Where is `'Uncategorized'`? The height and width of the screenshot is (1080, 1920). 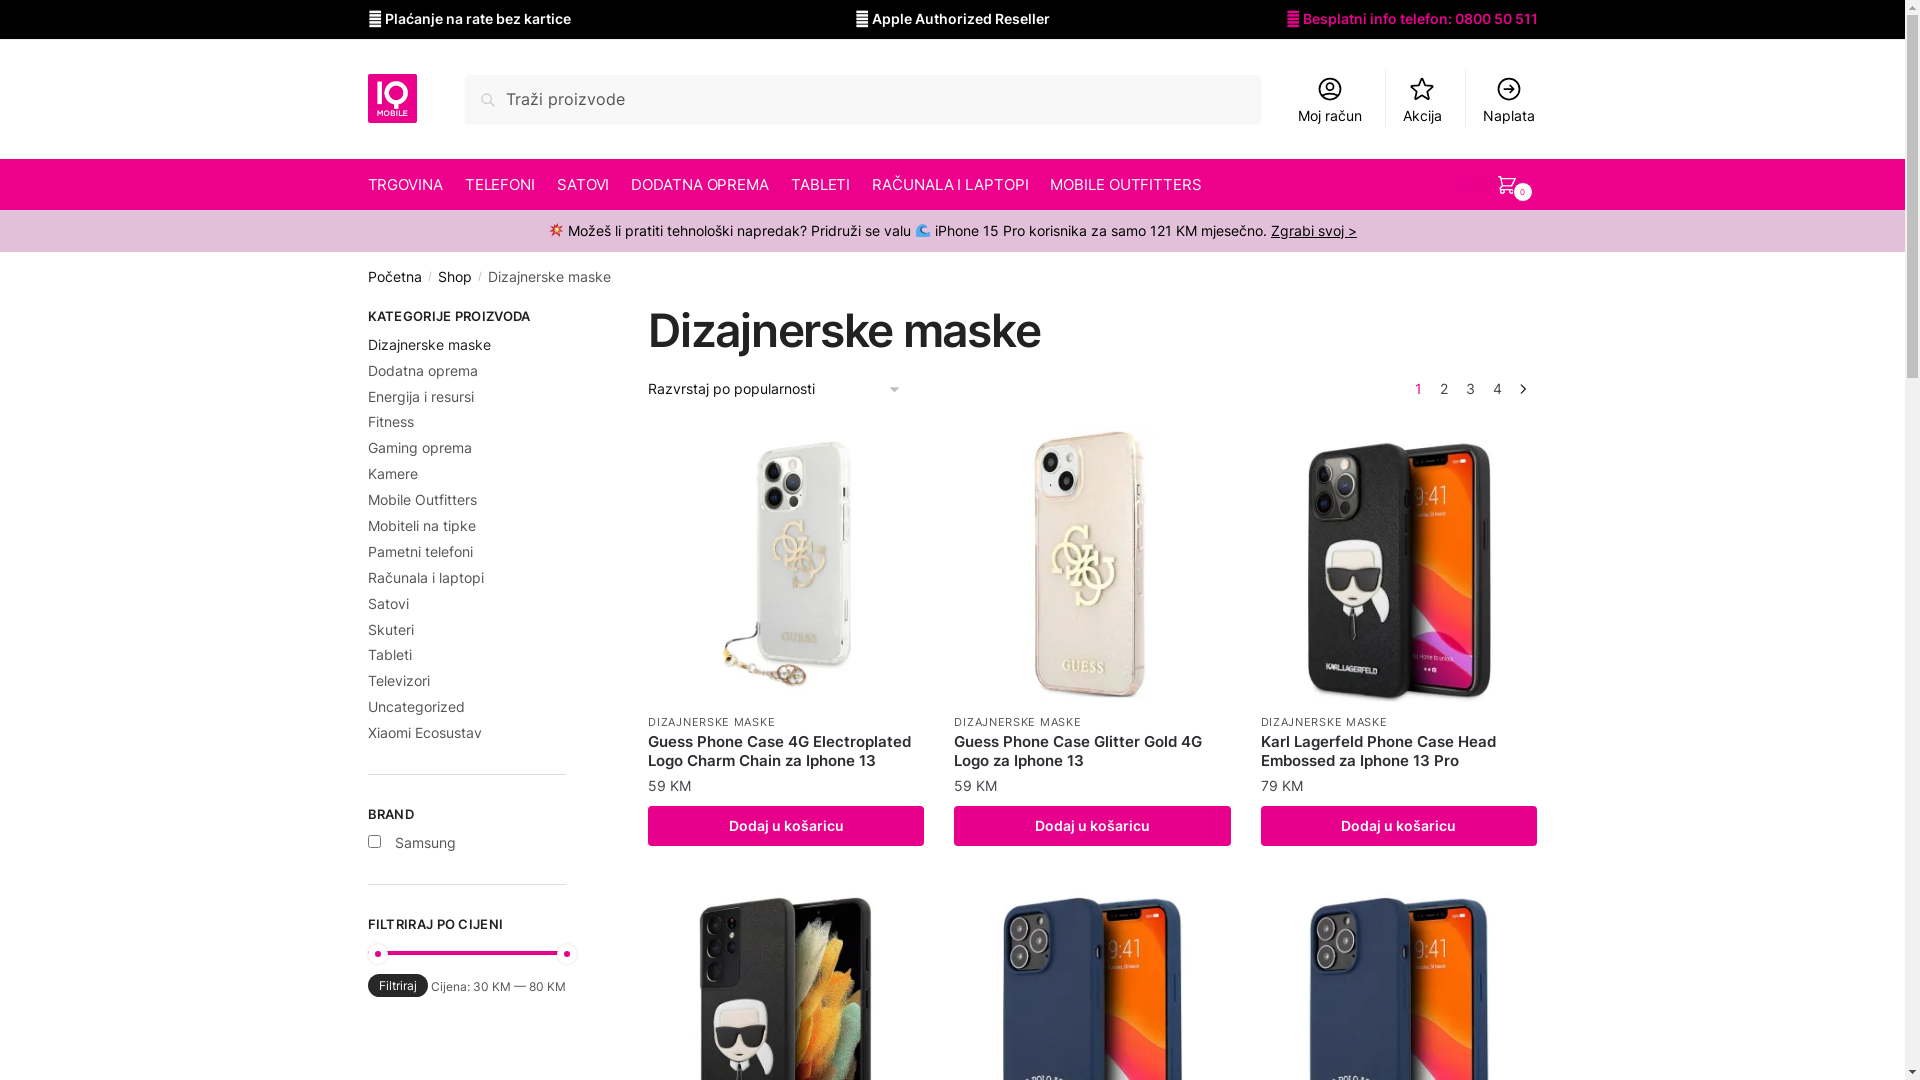
'Uncategorized' is located at coordinates (415, 705).